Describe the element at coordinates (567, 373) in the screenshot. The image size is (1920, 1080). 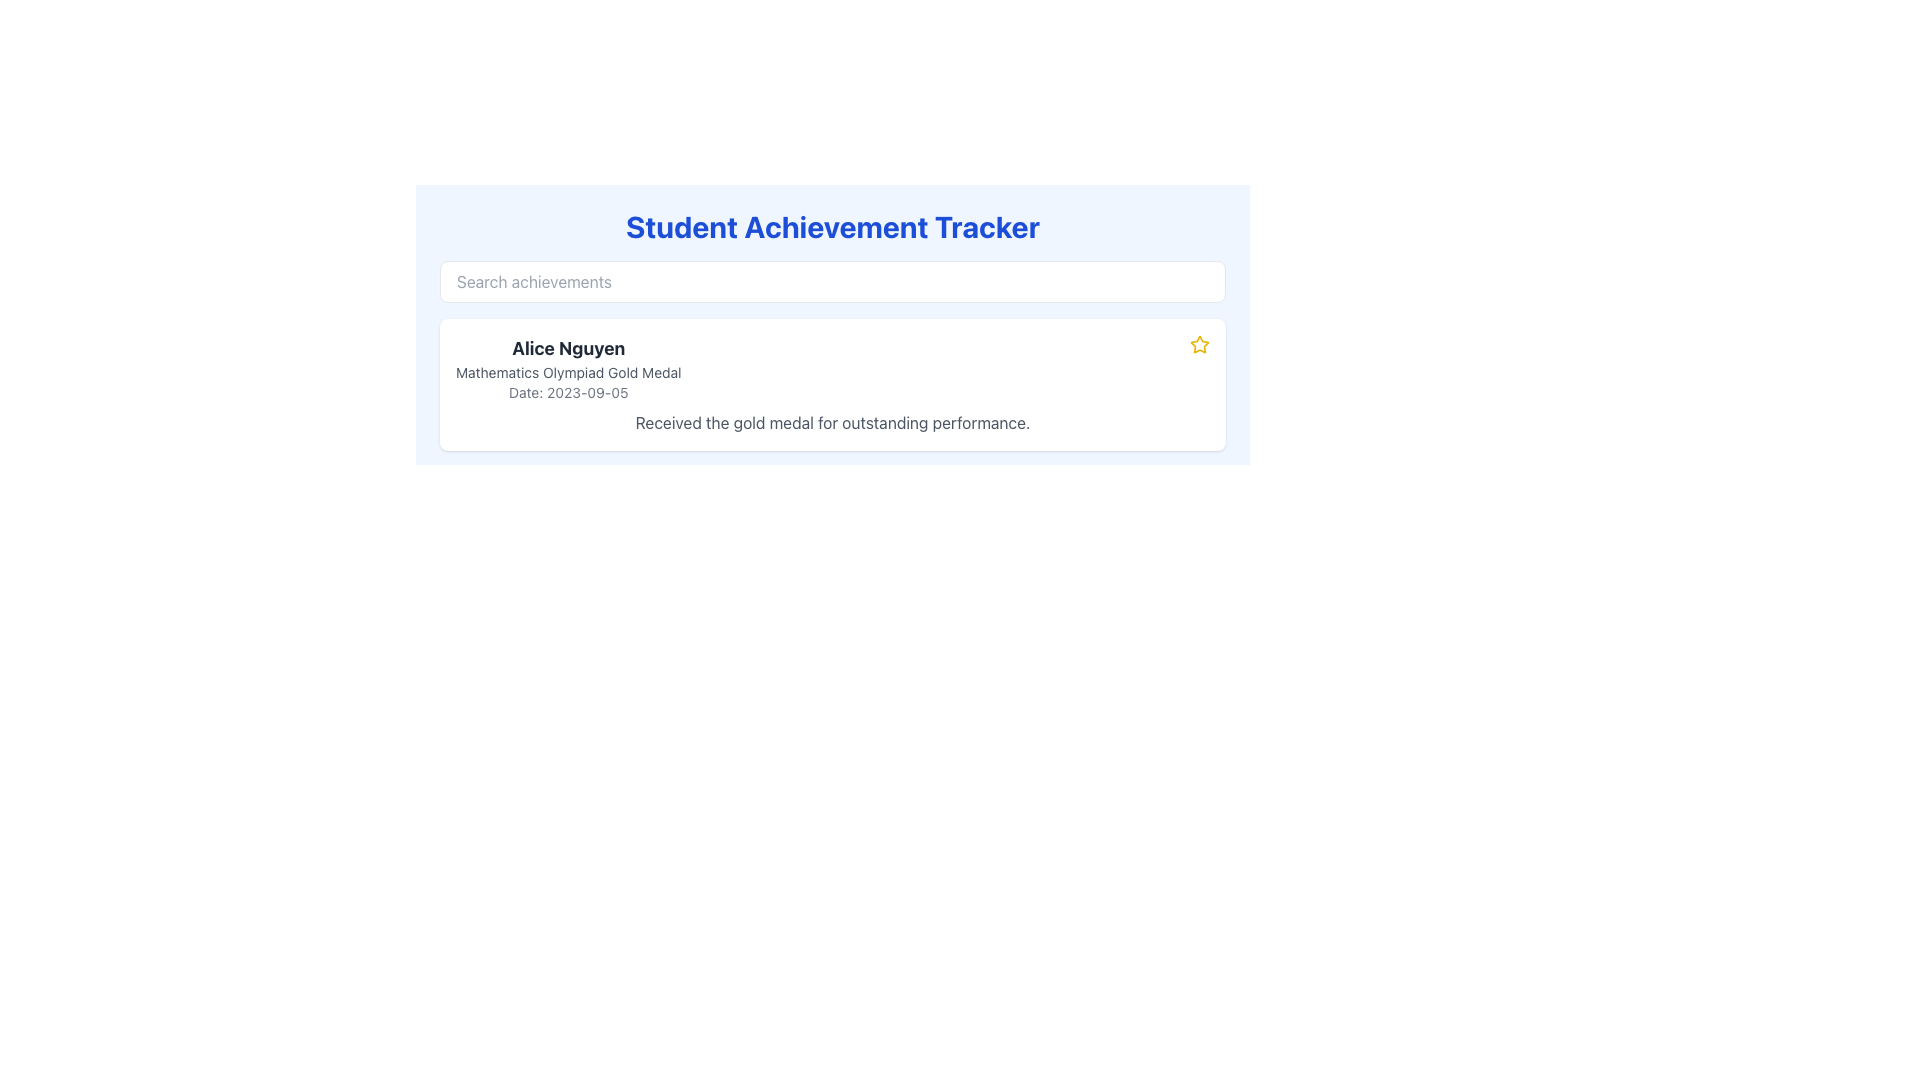
I see `the static text element that describes the achievement associated with the user, positioned below the title 'Alice Nguyen' and above the text 'Date: 2023-09-05'` at that location.